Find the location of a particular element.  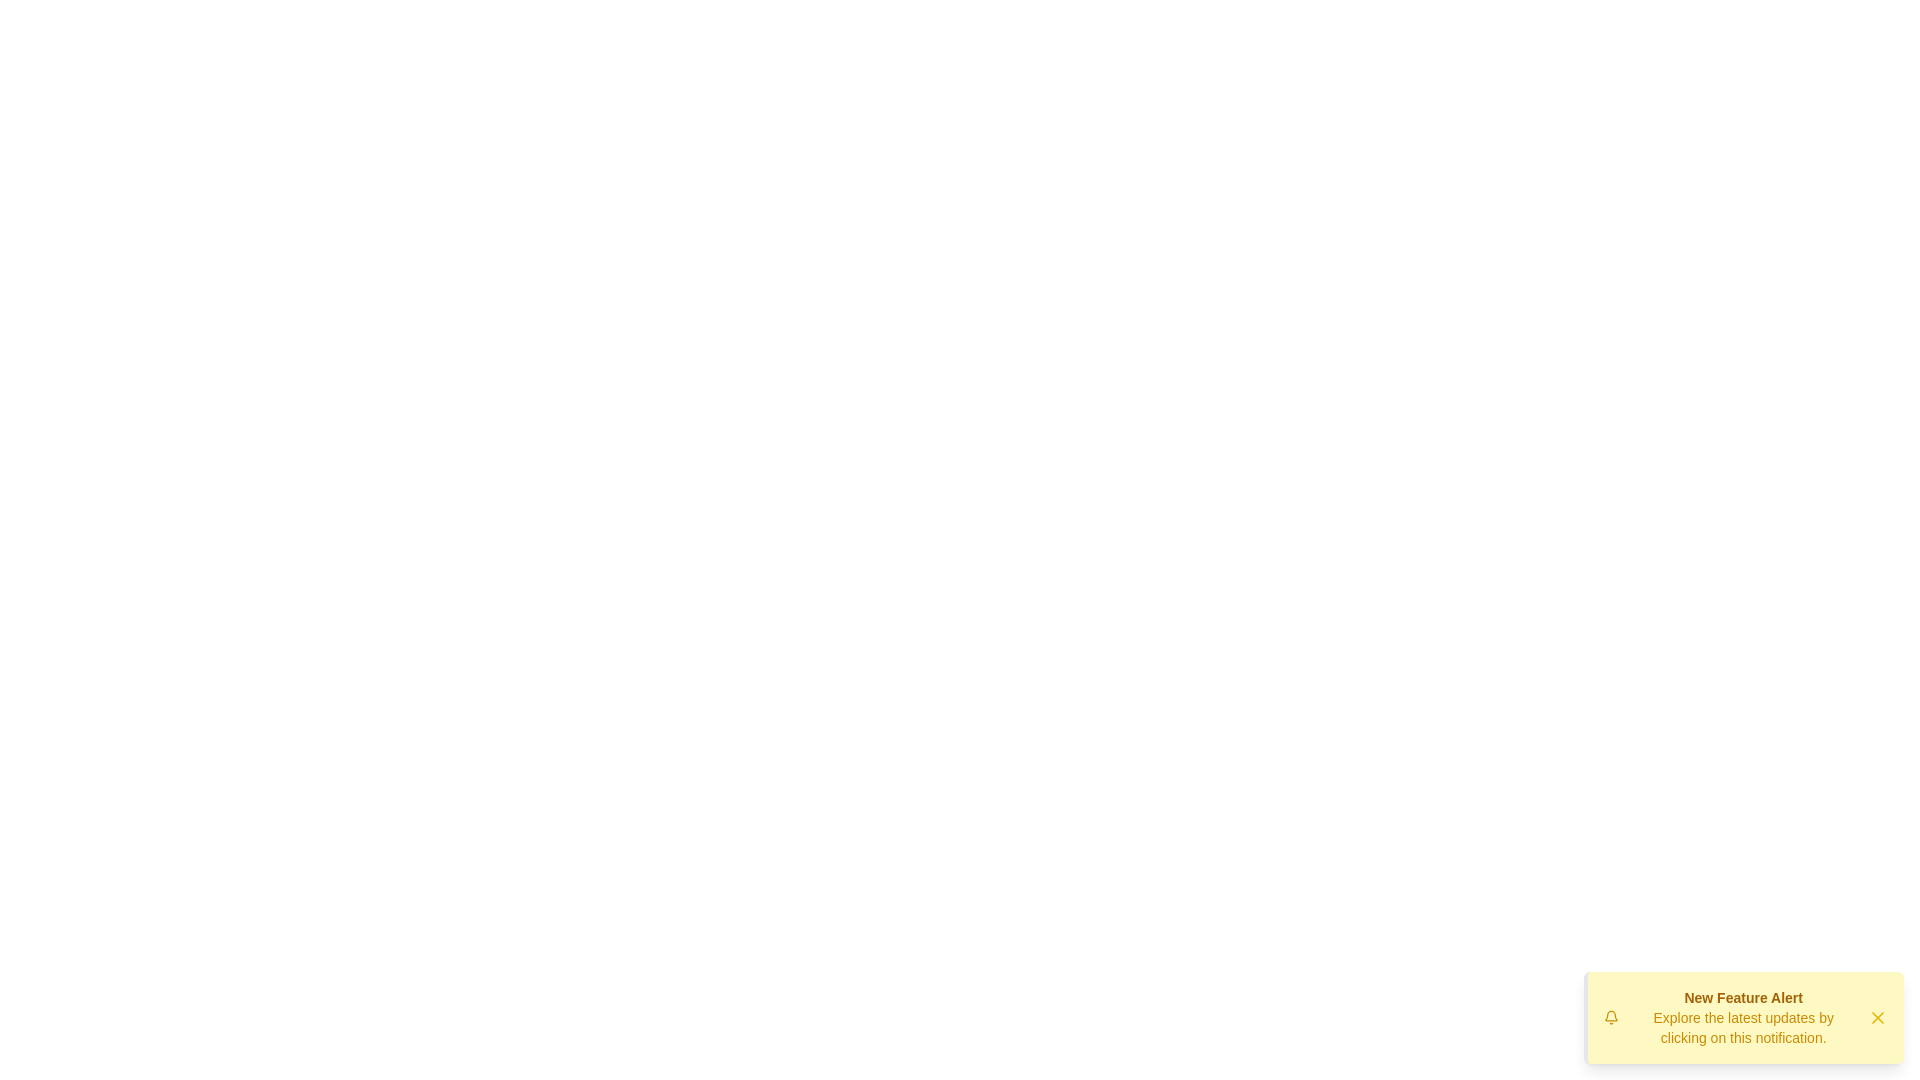

the notification body to explore updates is located at coordinates (1742, 1018).